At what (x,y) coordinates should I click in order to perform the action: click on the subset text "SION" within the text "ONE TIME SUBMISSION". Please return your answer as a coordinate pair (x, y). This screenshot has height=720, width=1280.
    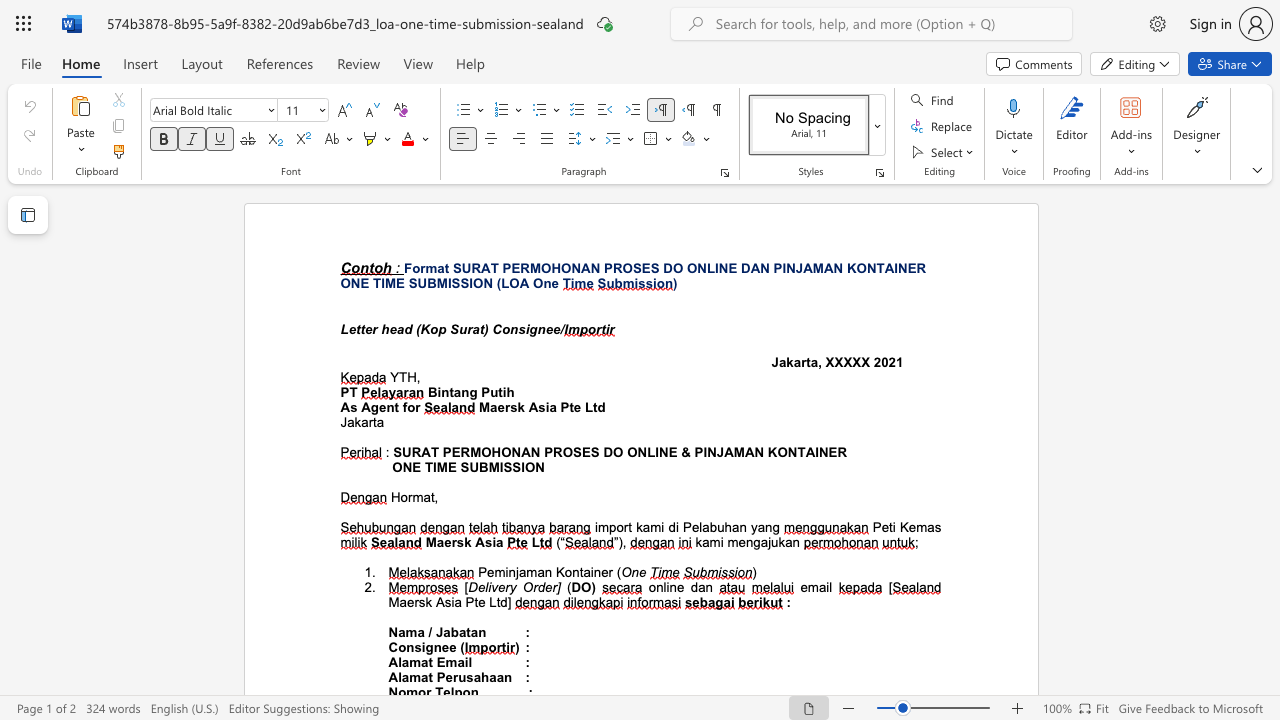
    Looking at the image, I should click on (459, 283).